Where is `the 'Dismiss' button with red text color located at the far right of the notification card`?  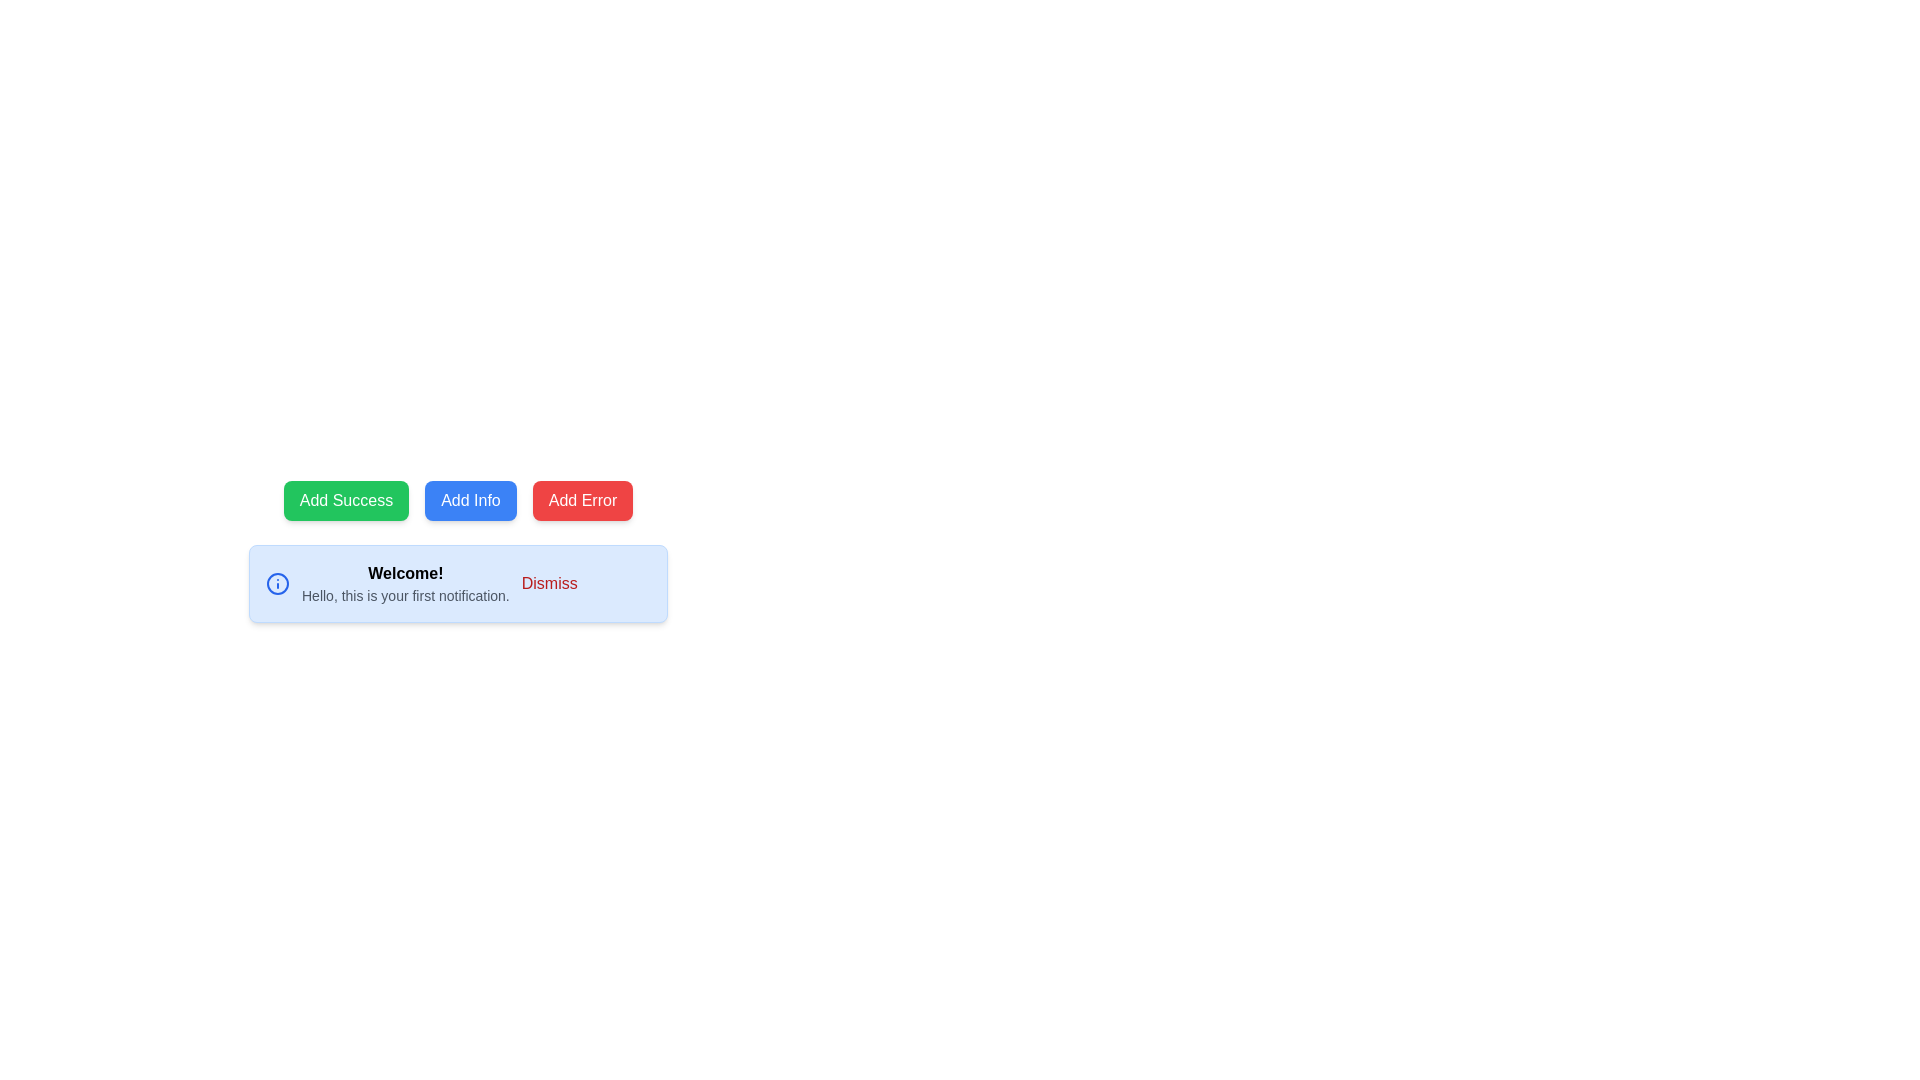 the 'Dismiss' button with red text color located at the far right of the notification card is located at coordinates (549, 583).